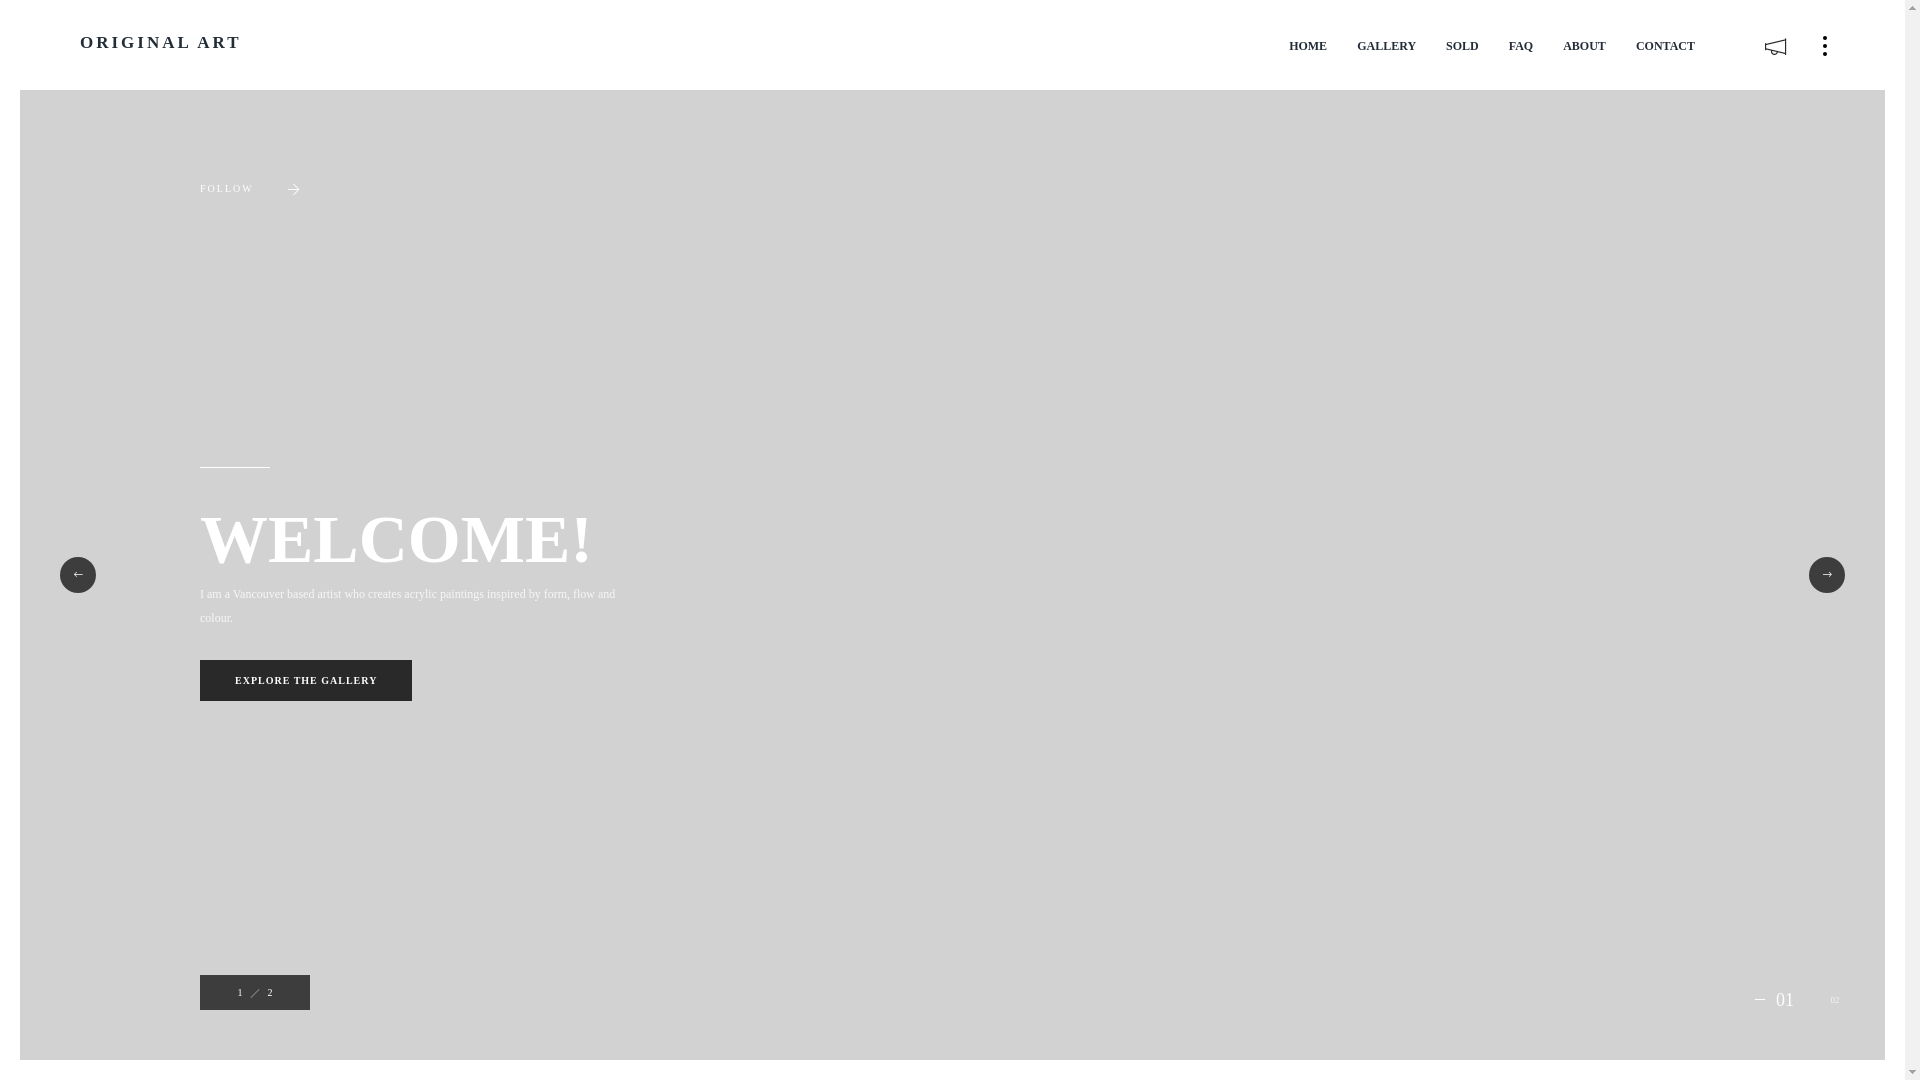 This screenshot has height=1080, width=1920. I want to click on 'FAQ', so click(1520, 45).